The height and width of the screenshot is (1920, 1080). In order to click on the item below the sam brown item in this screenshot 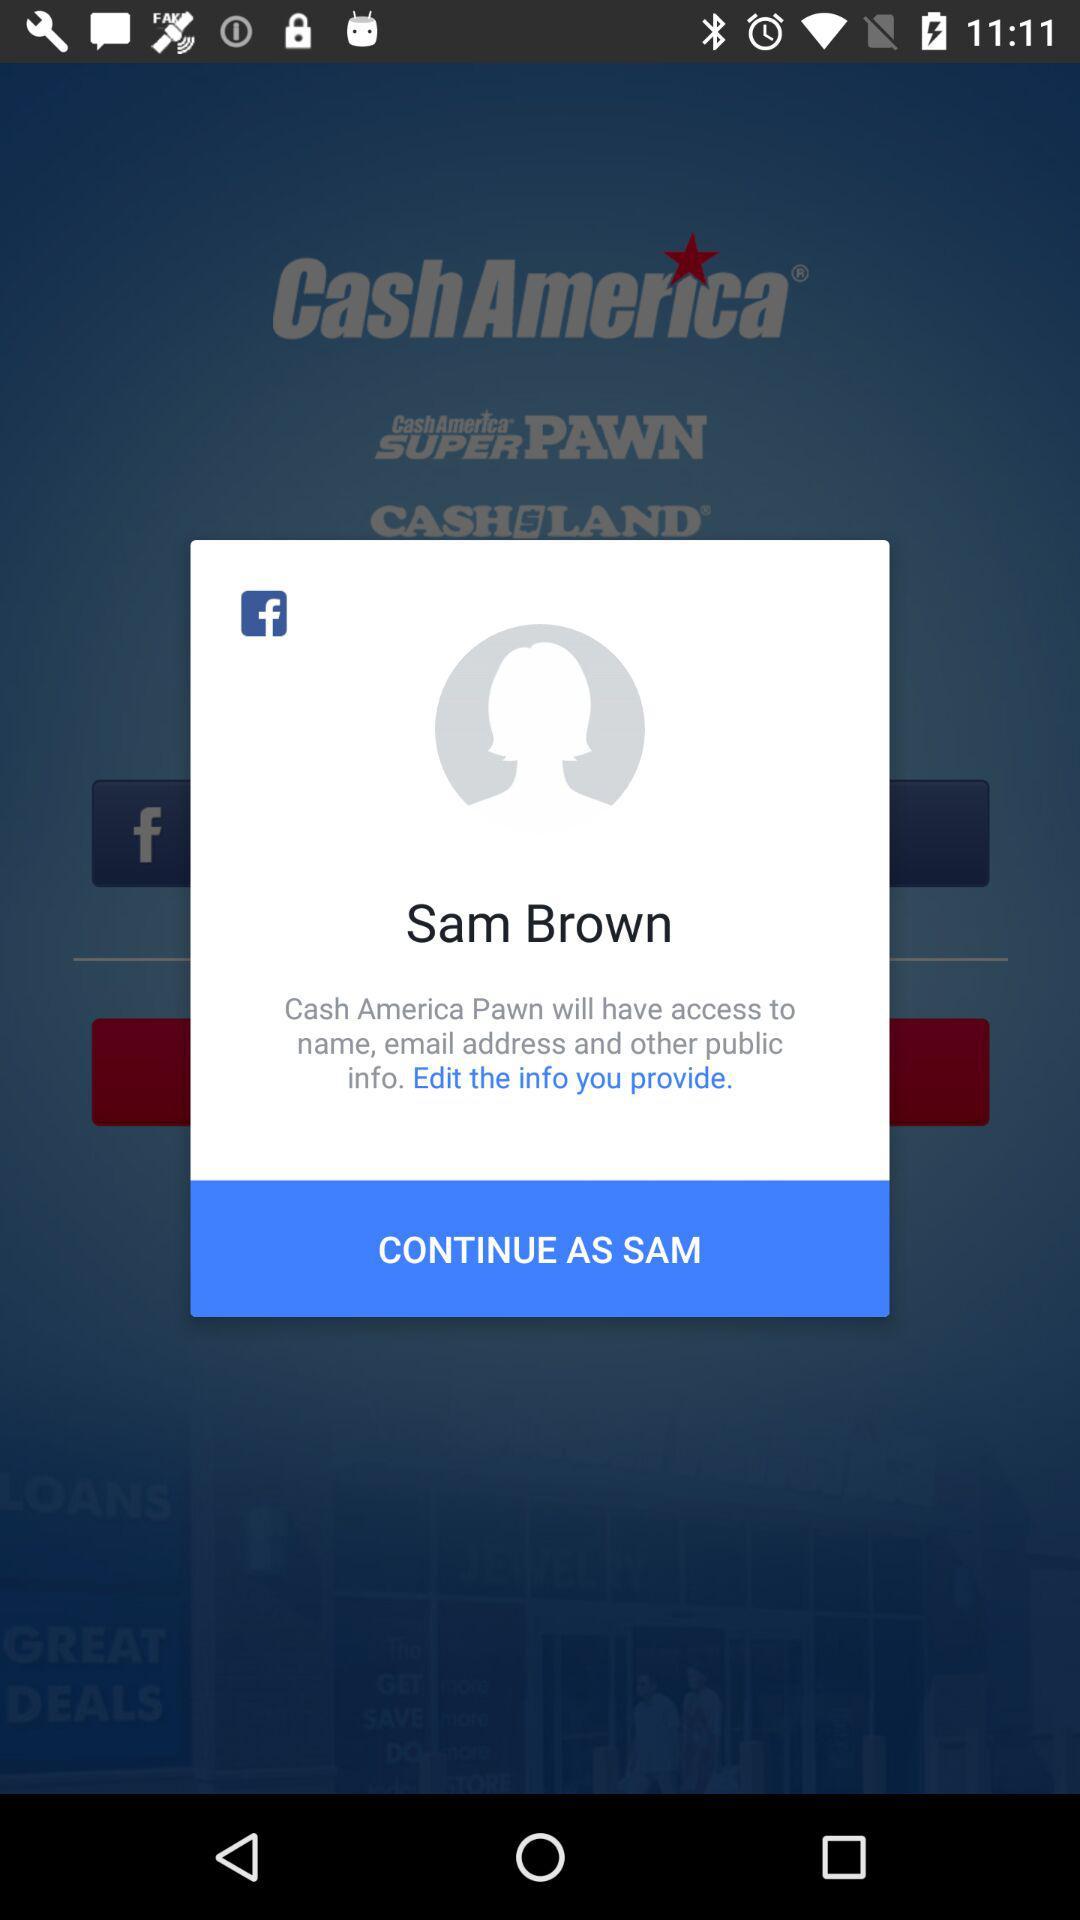, I will do `click(540, 1041)`.